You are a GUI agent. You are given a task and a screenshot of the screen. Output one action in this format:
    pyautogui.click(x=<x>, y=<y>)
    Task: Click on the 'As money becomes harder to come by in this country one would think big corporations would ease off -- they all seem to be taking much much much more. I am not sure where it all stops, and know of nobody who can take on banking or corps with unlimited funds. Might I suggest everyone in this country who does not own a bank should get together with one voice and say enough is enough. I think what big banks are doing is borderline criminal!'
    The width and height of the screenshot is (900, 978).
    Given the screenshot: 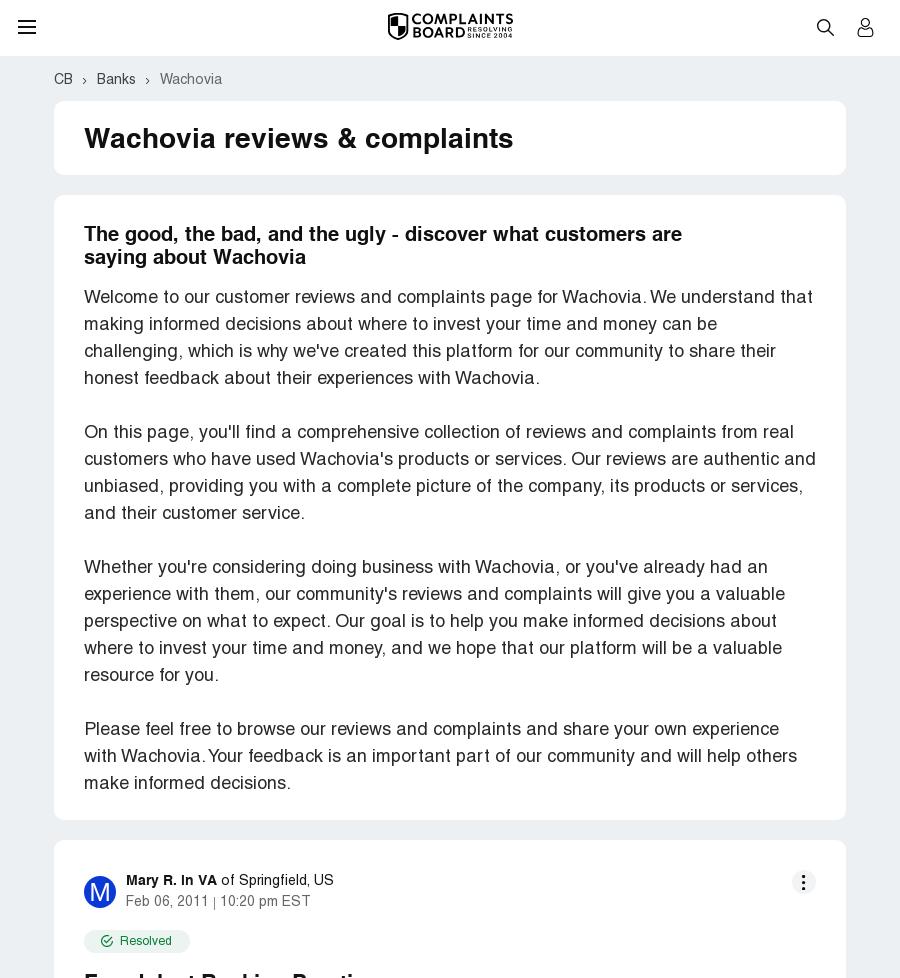 What is the action you would take?
    pyautogui.click(x=449, y=477)
    